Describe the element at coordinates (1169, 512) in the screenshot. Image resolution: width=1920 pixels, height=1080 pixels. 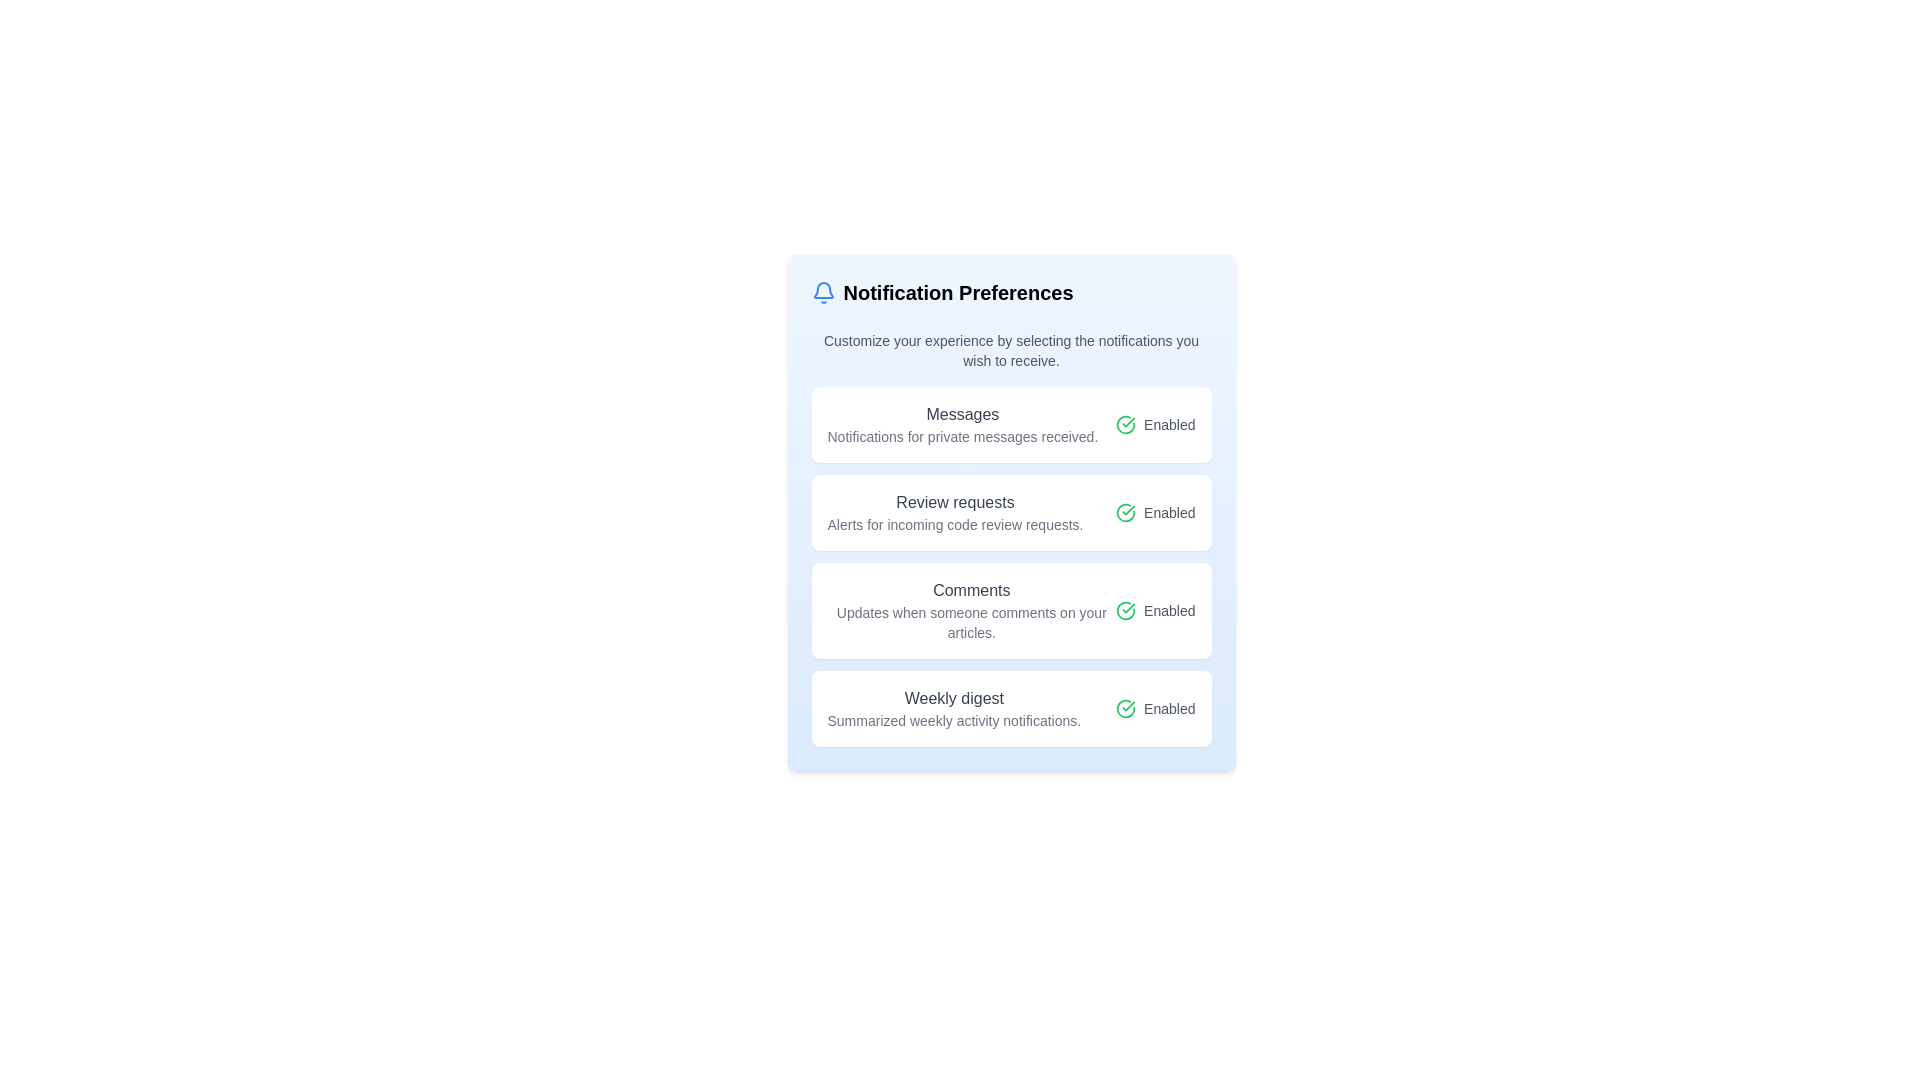
I see `the static text label indicating the 'enabled' state of the review requests setting, located at the far right end of the row adjacent to the green circle-check icon` at that location.